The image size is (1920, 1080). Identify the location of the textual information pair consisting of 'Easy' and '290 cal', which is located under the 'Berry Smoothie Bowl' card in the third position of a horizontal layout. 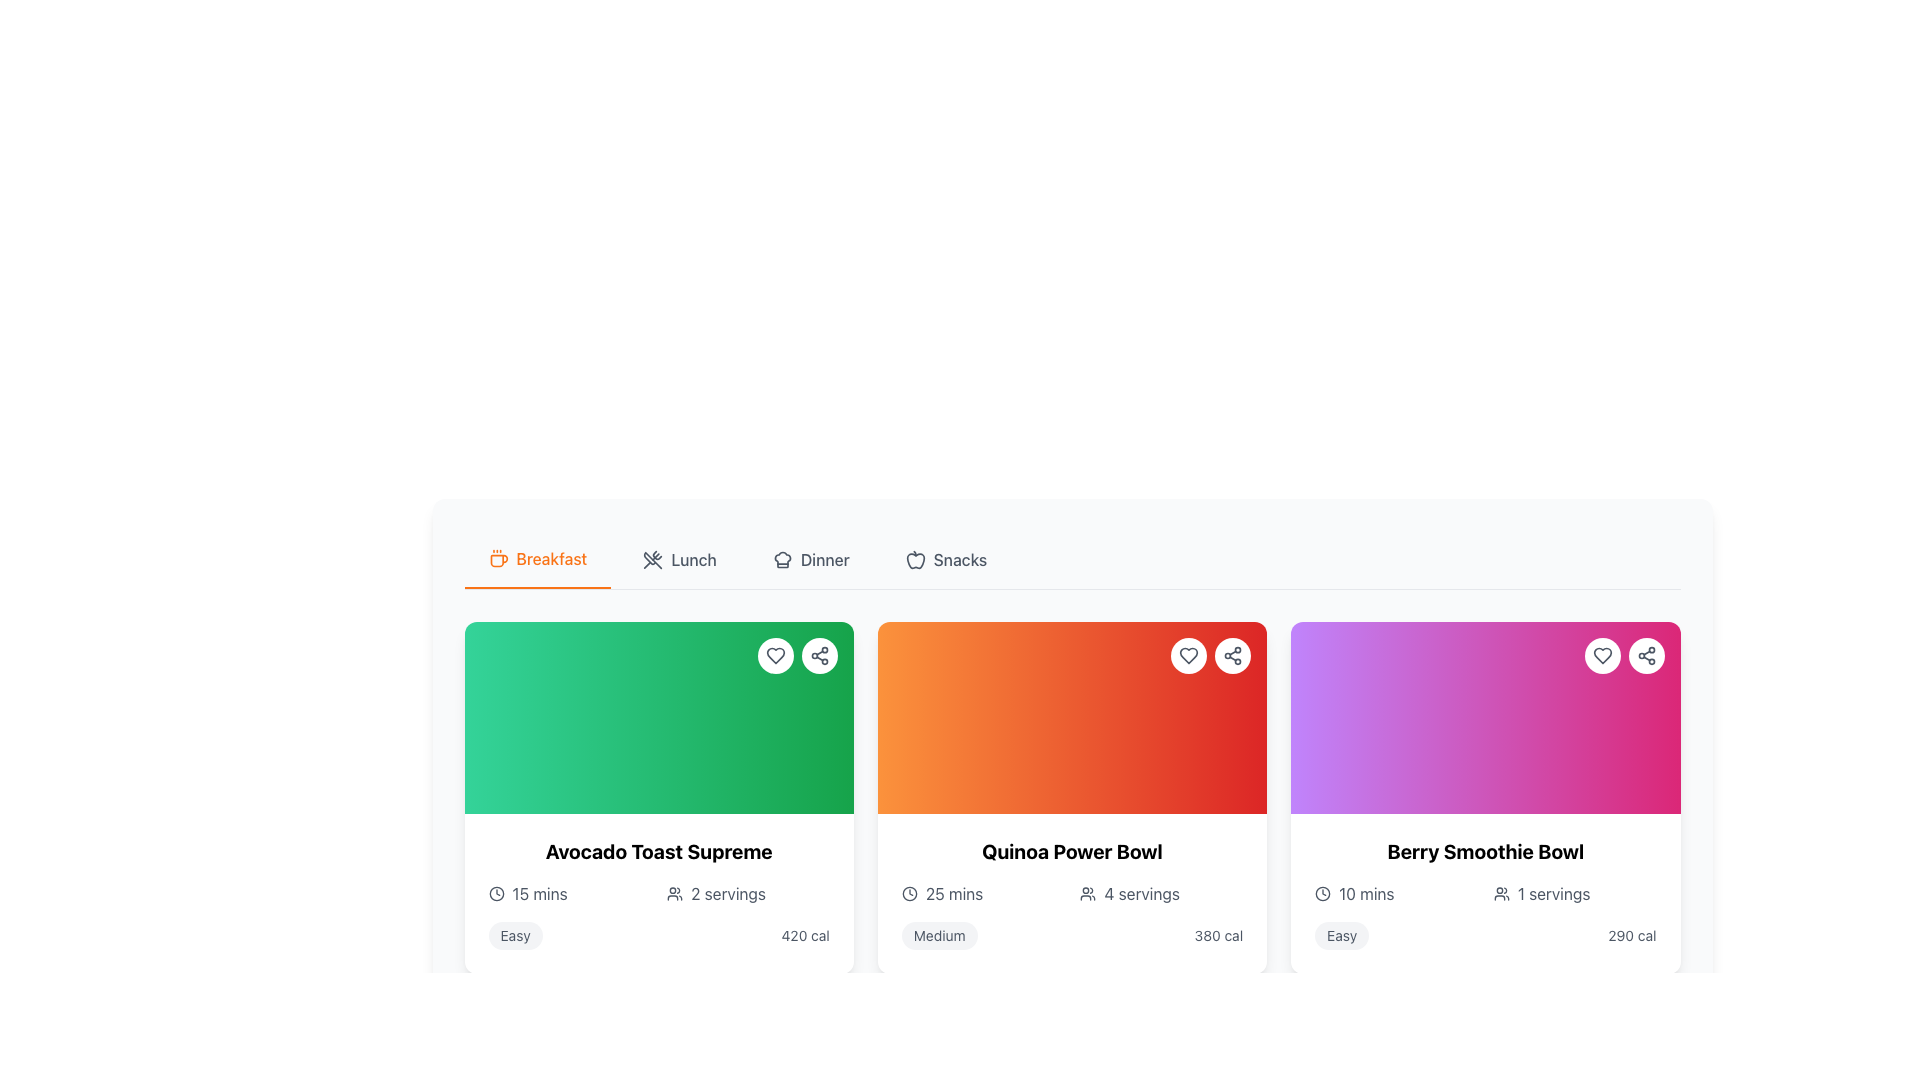
(1485, 936).